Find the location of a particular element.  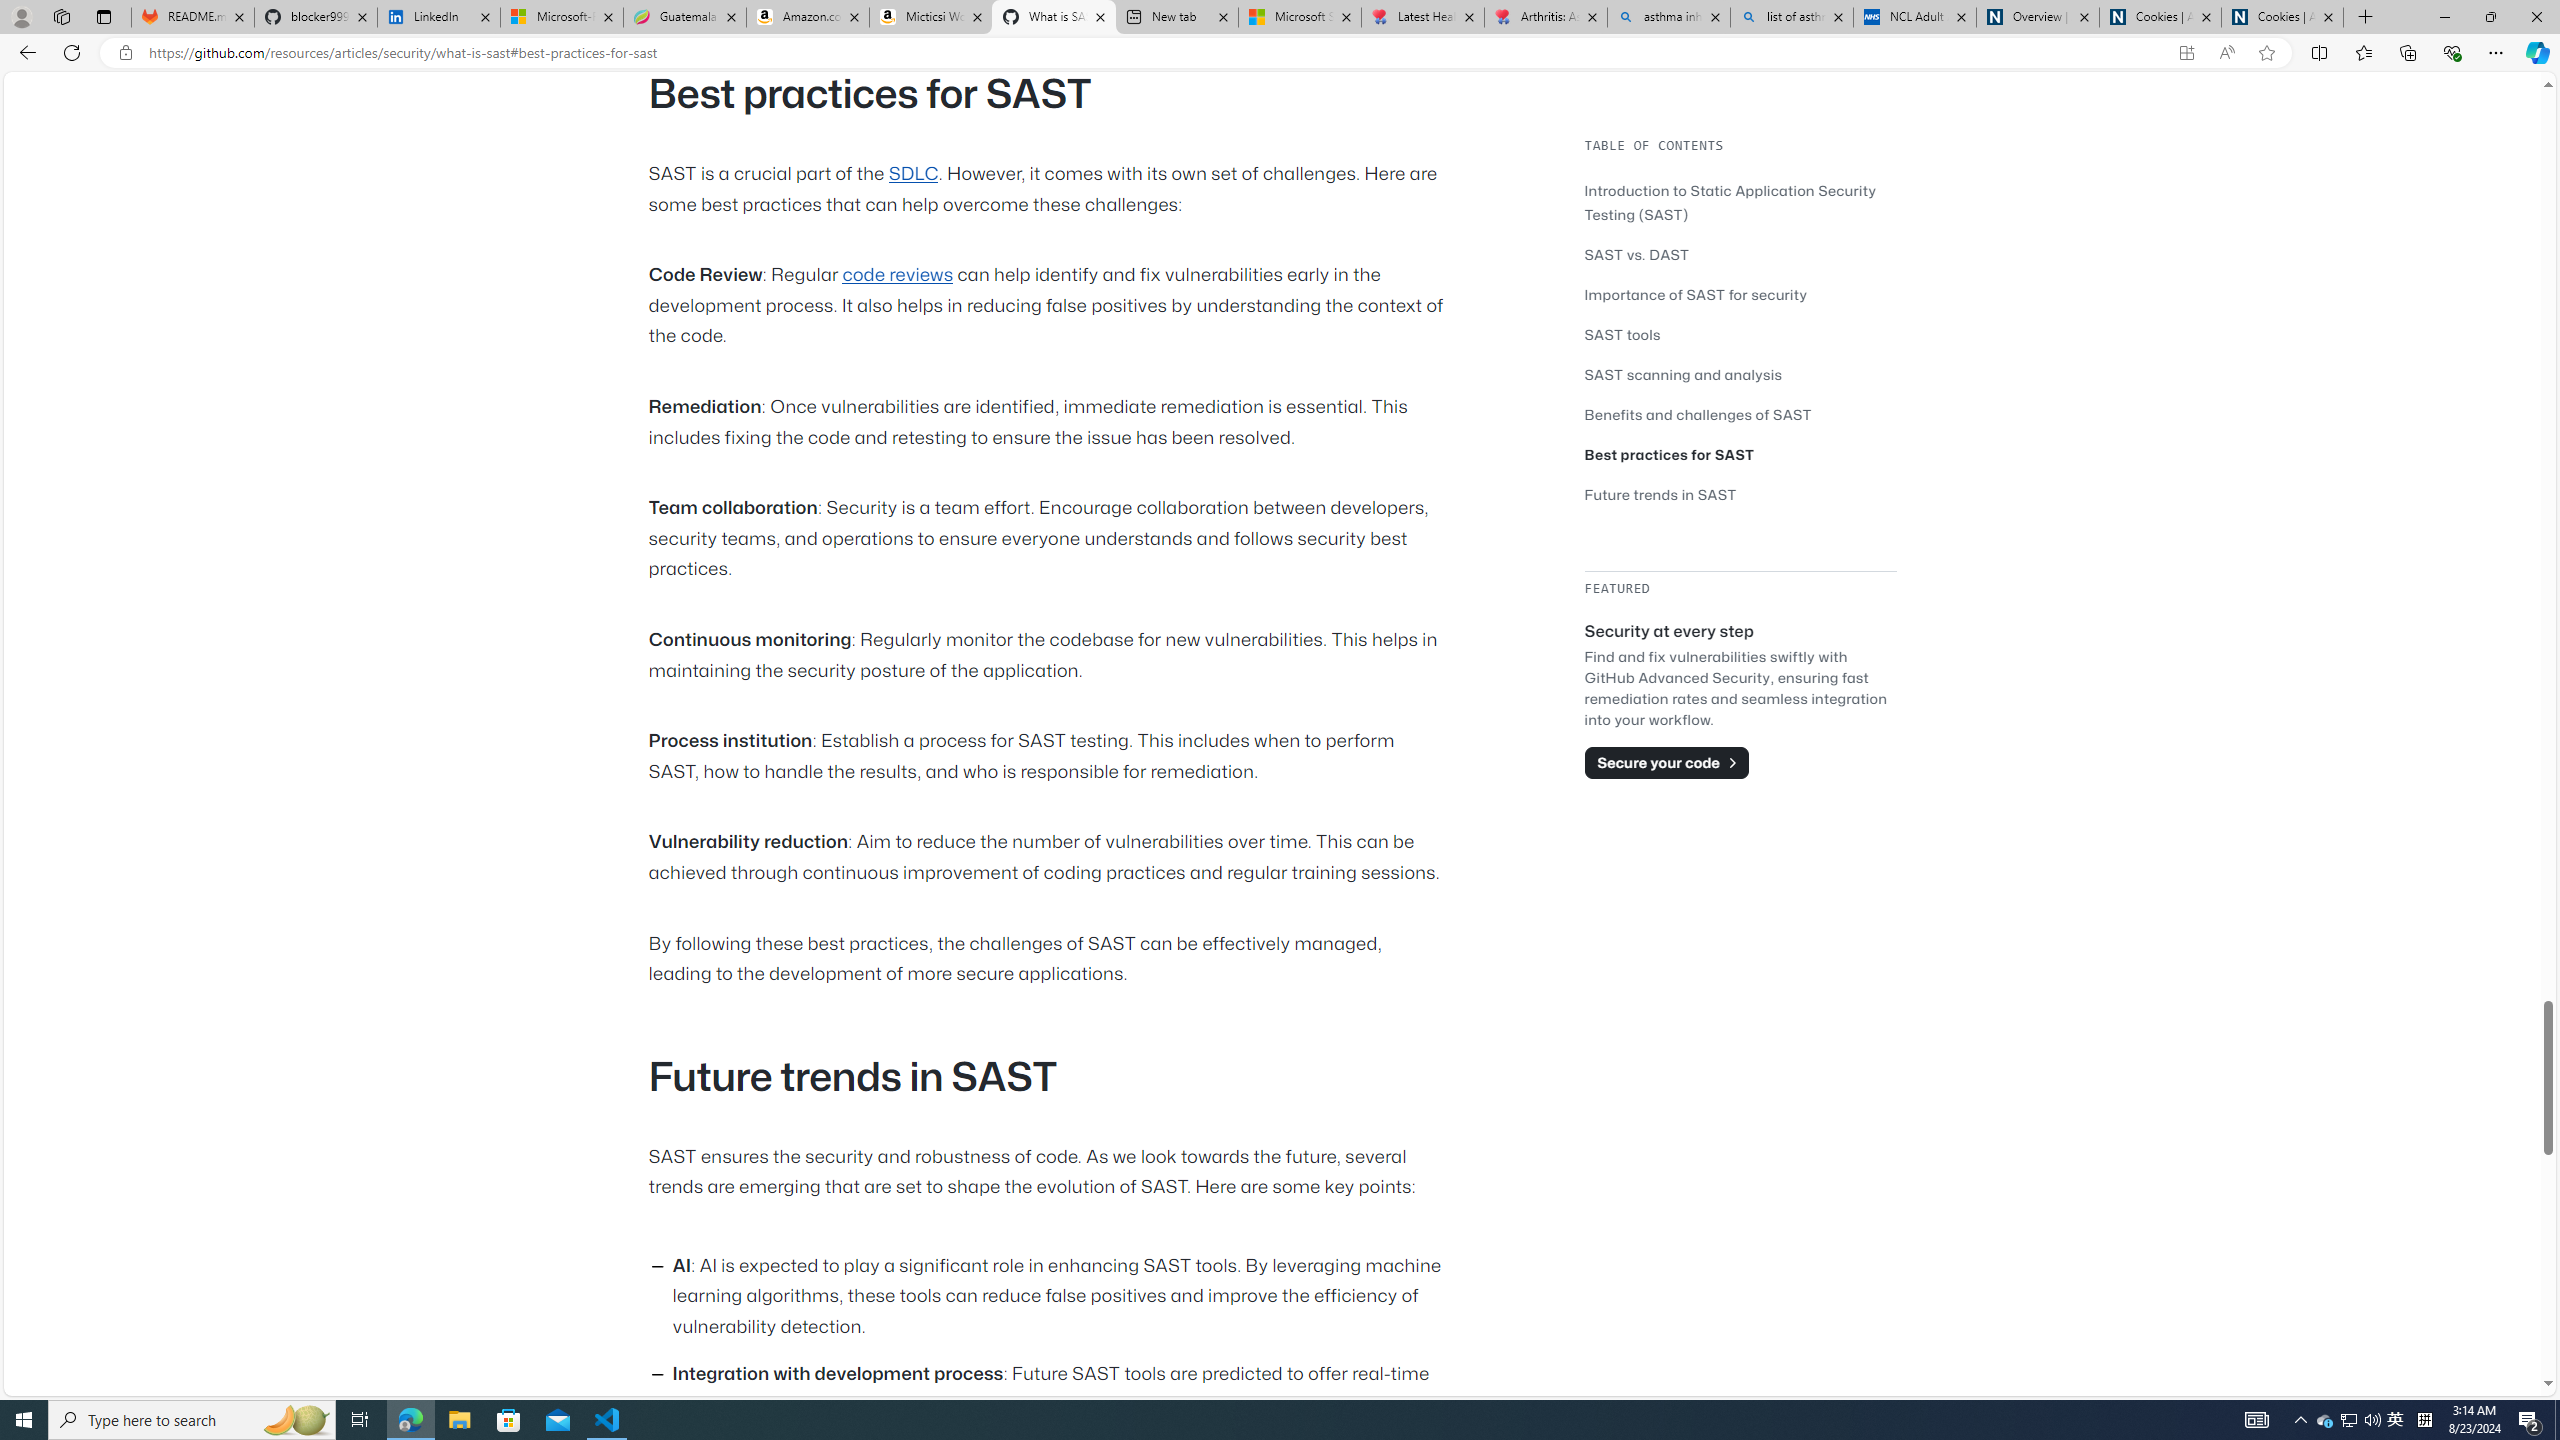

'Importance of SAST for security' is located at coordinates (1695, 294).